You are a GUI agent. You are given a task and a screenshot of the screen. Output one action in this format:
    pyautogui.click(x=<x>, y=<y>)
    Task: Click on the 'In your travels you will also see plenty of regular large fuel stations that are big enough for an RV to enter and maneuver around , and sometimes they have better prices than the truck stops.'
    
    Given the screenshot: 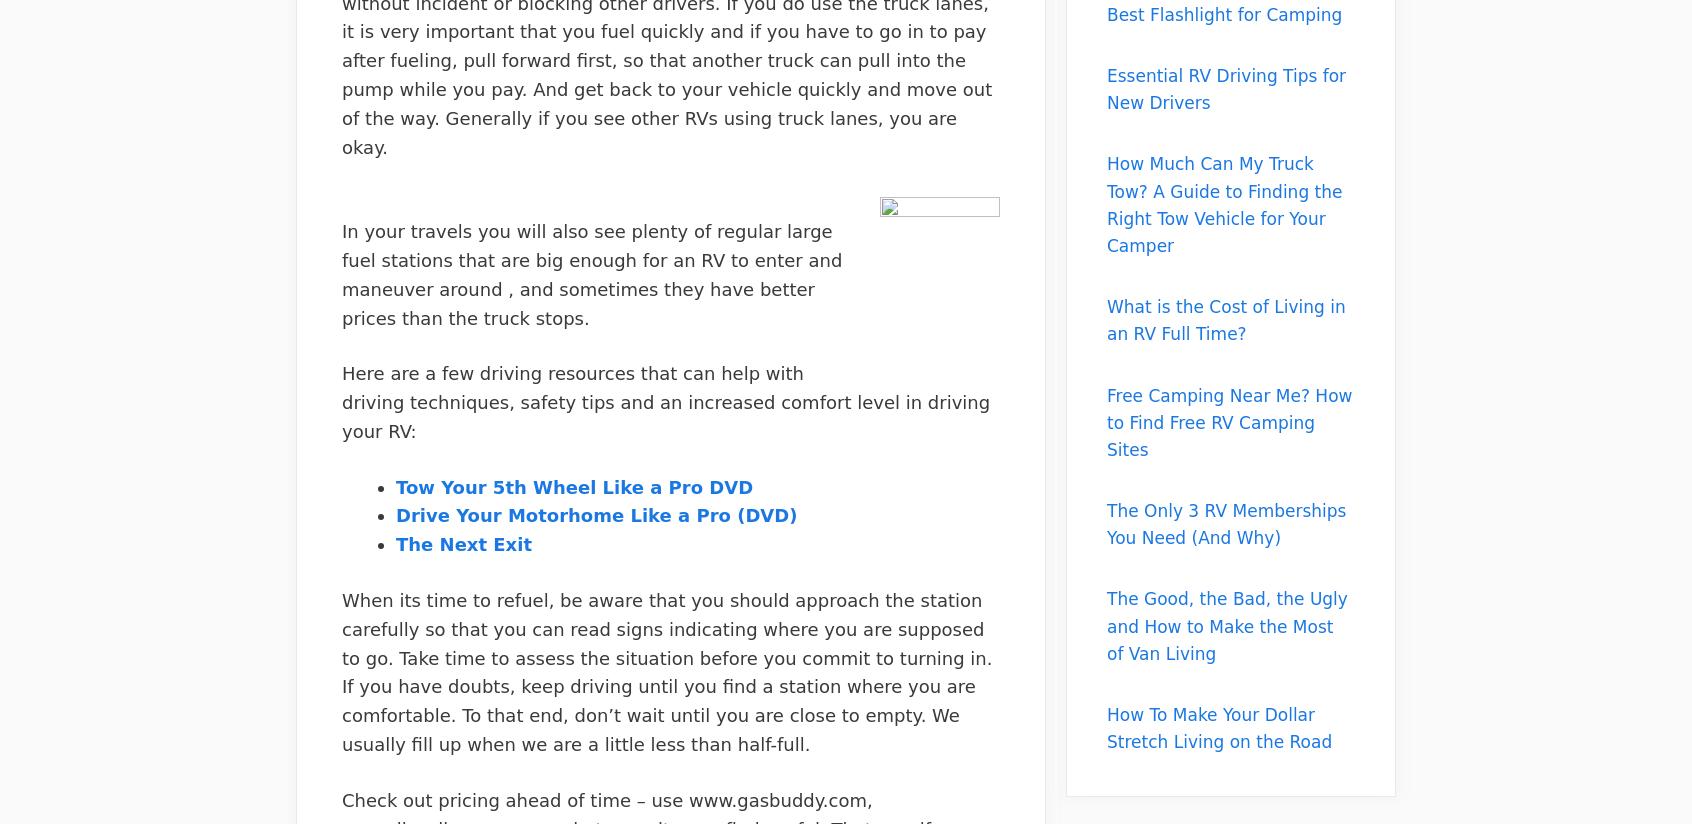 What is the action you would take?
    pyautogui.click(x=591, y=274)
    